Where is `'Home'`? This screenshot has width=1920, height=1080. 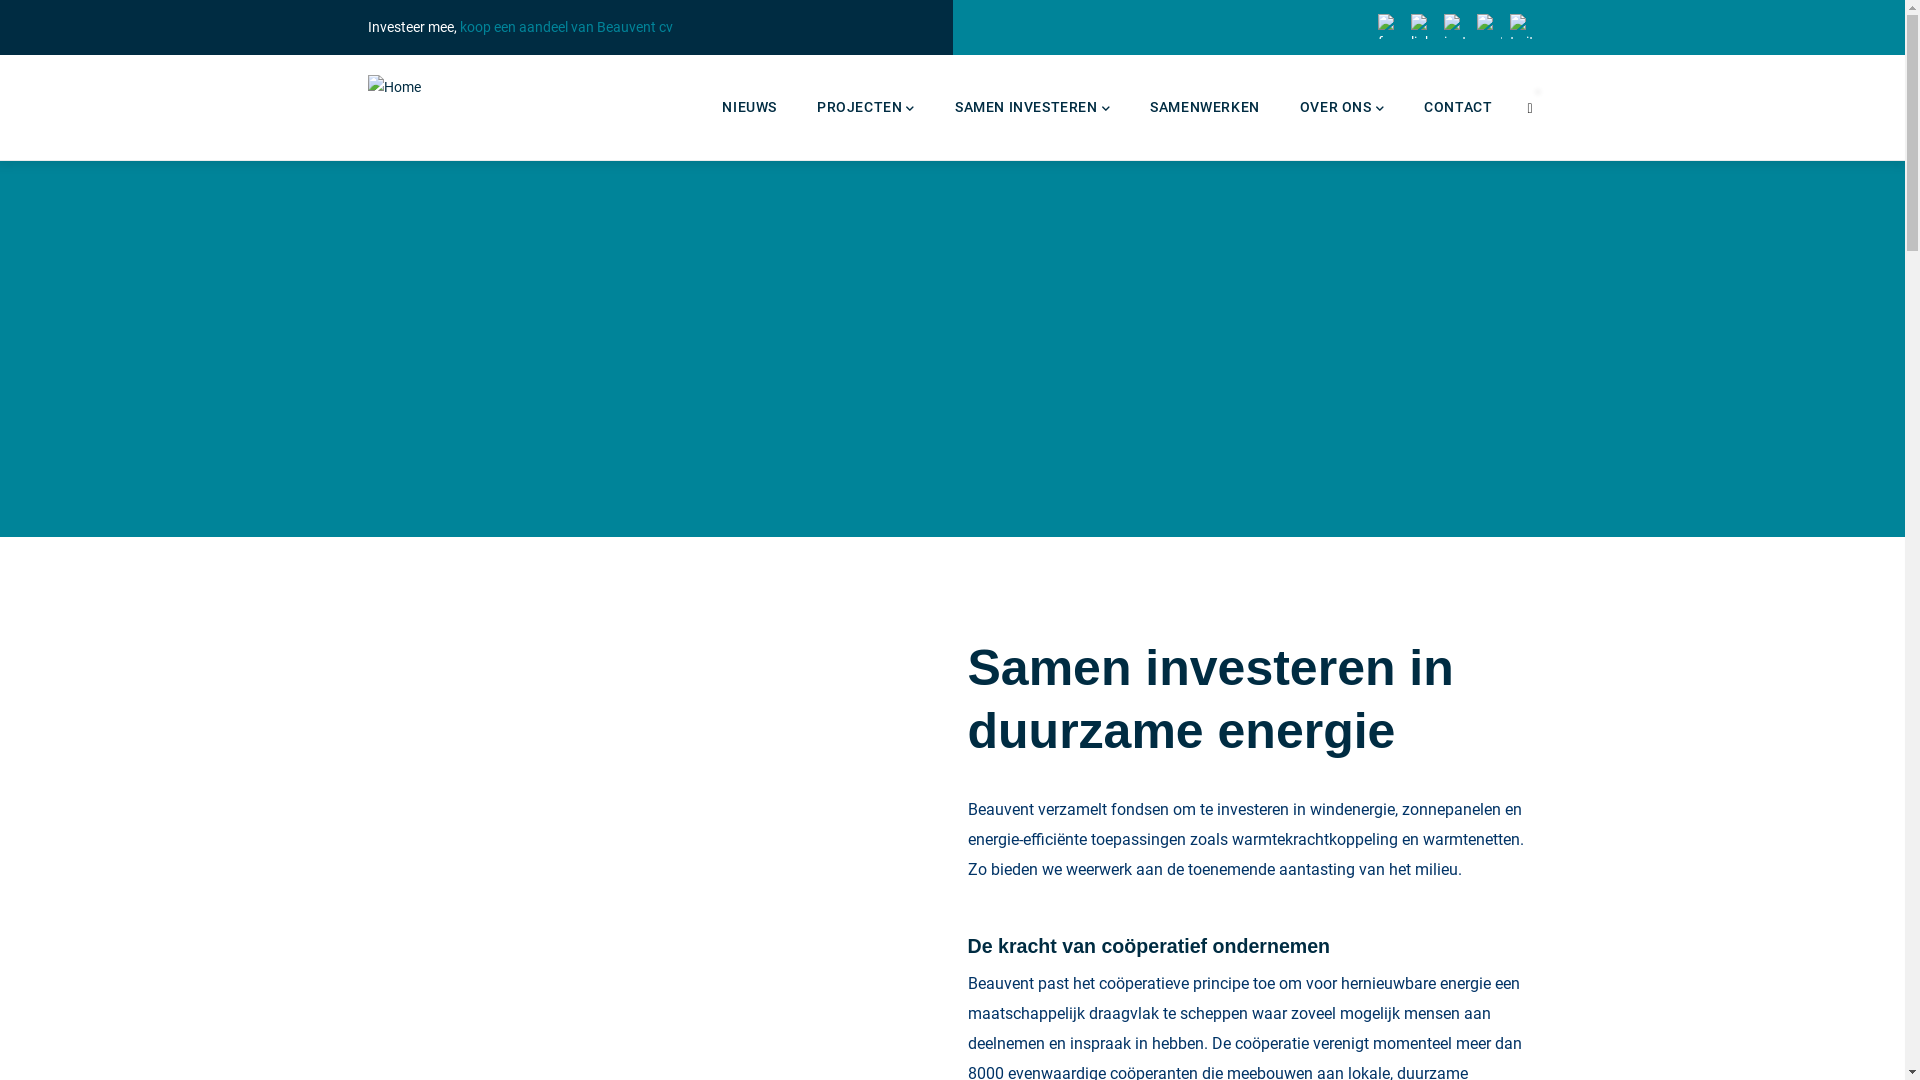
'Home' is located at coordinates (394, 86).